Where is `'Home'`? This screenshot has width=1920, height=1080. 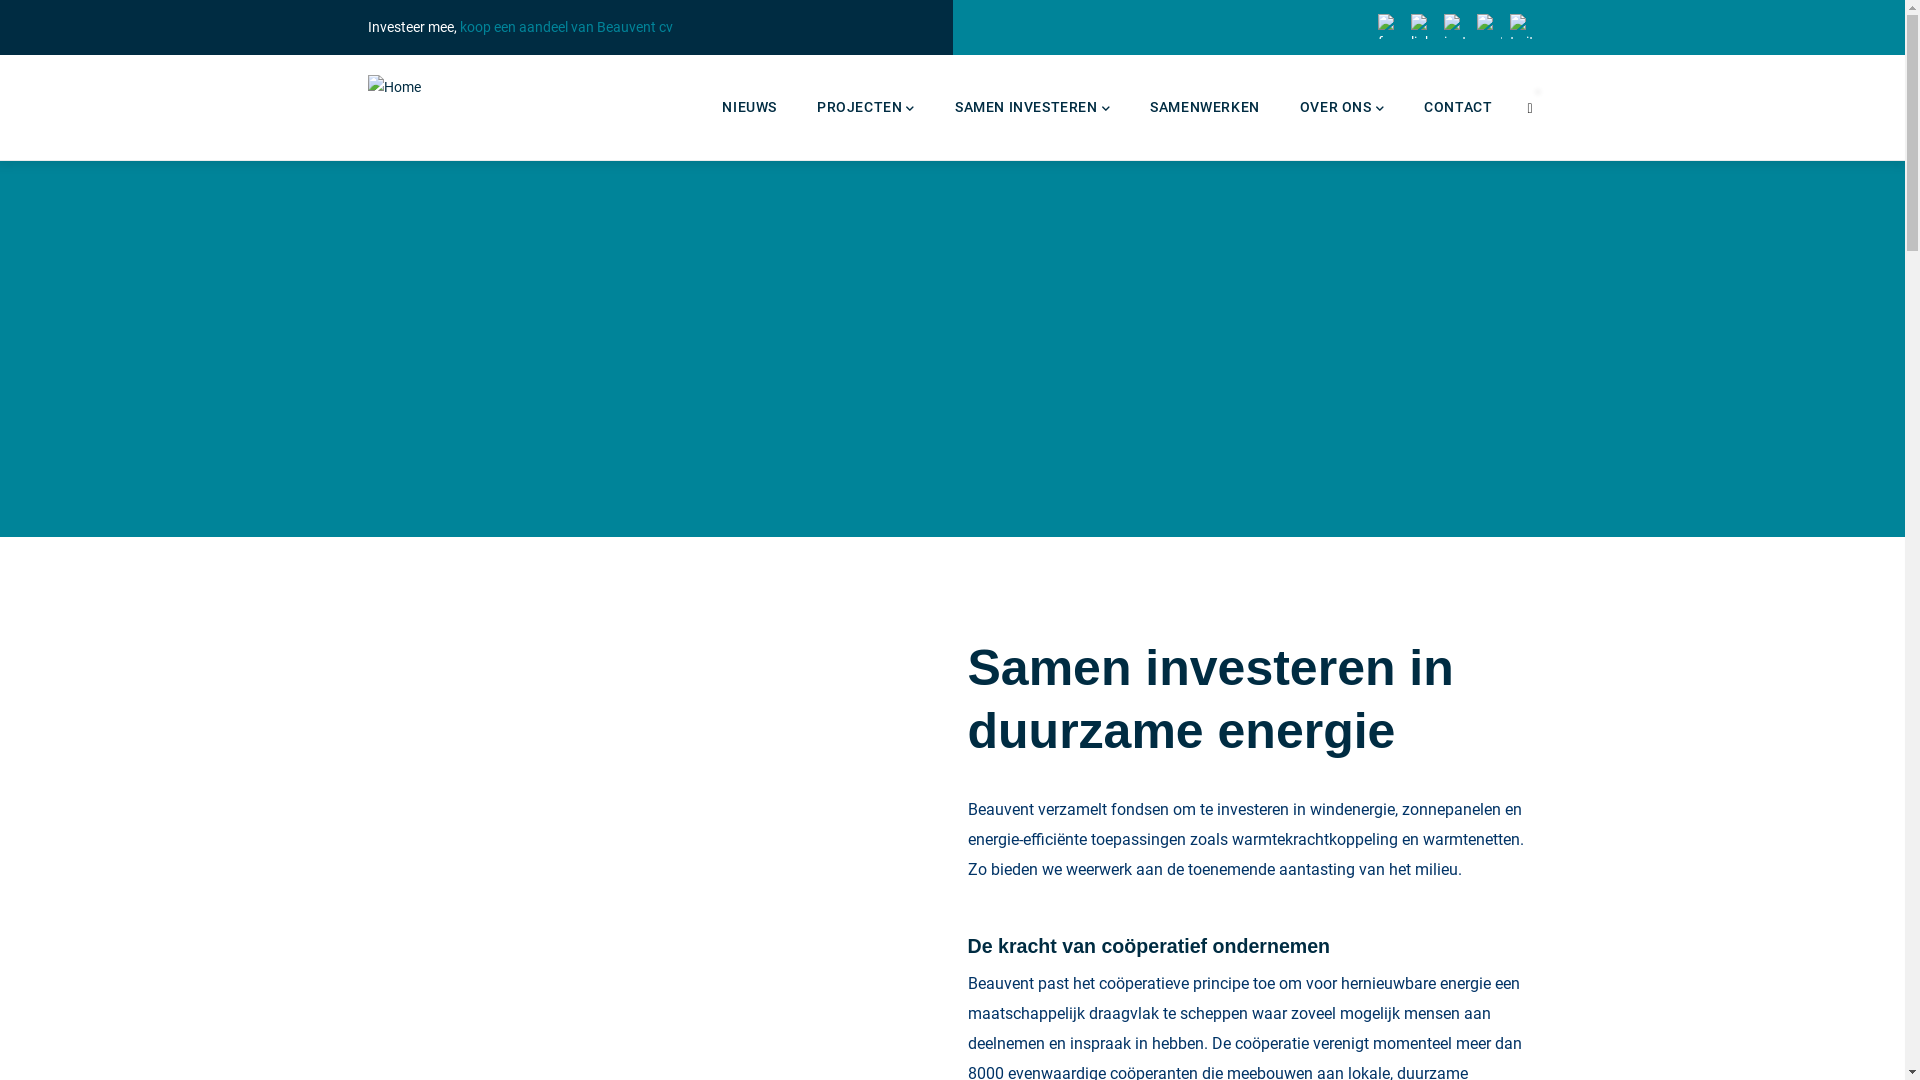
'Home' is located at coordinates (394, 86).